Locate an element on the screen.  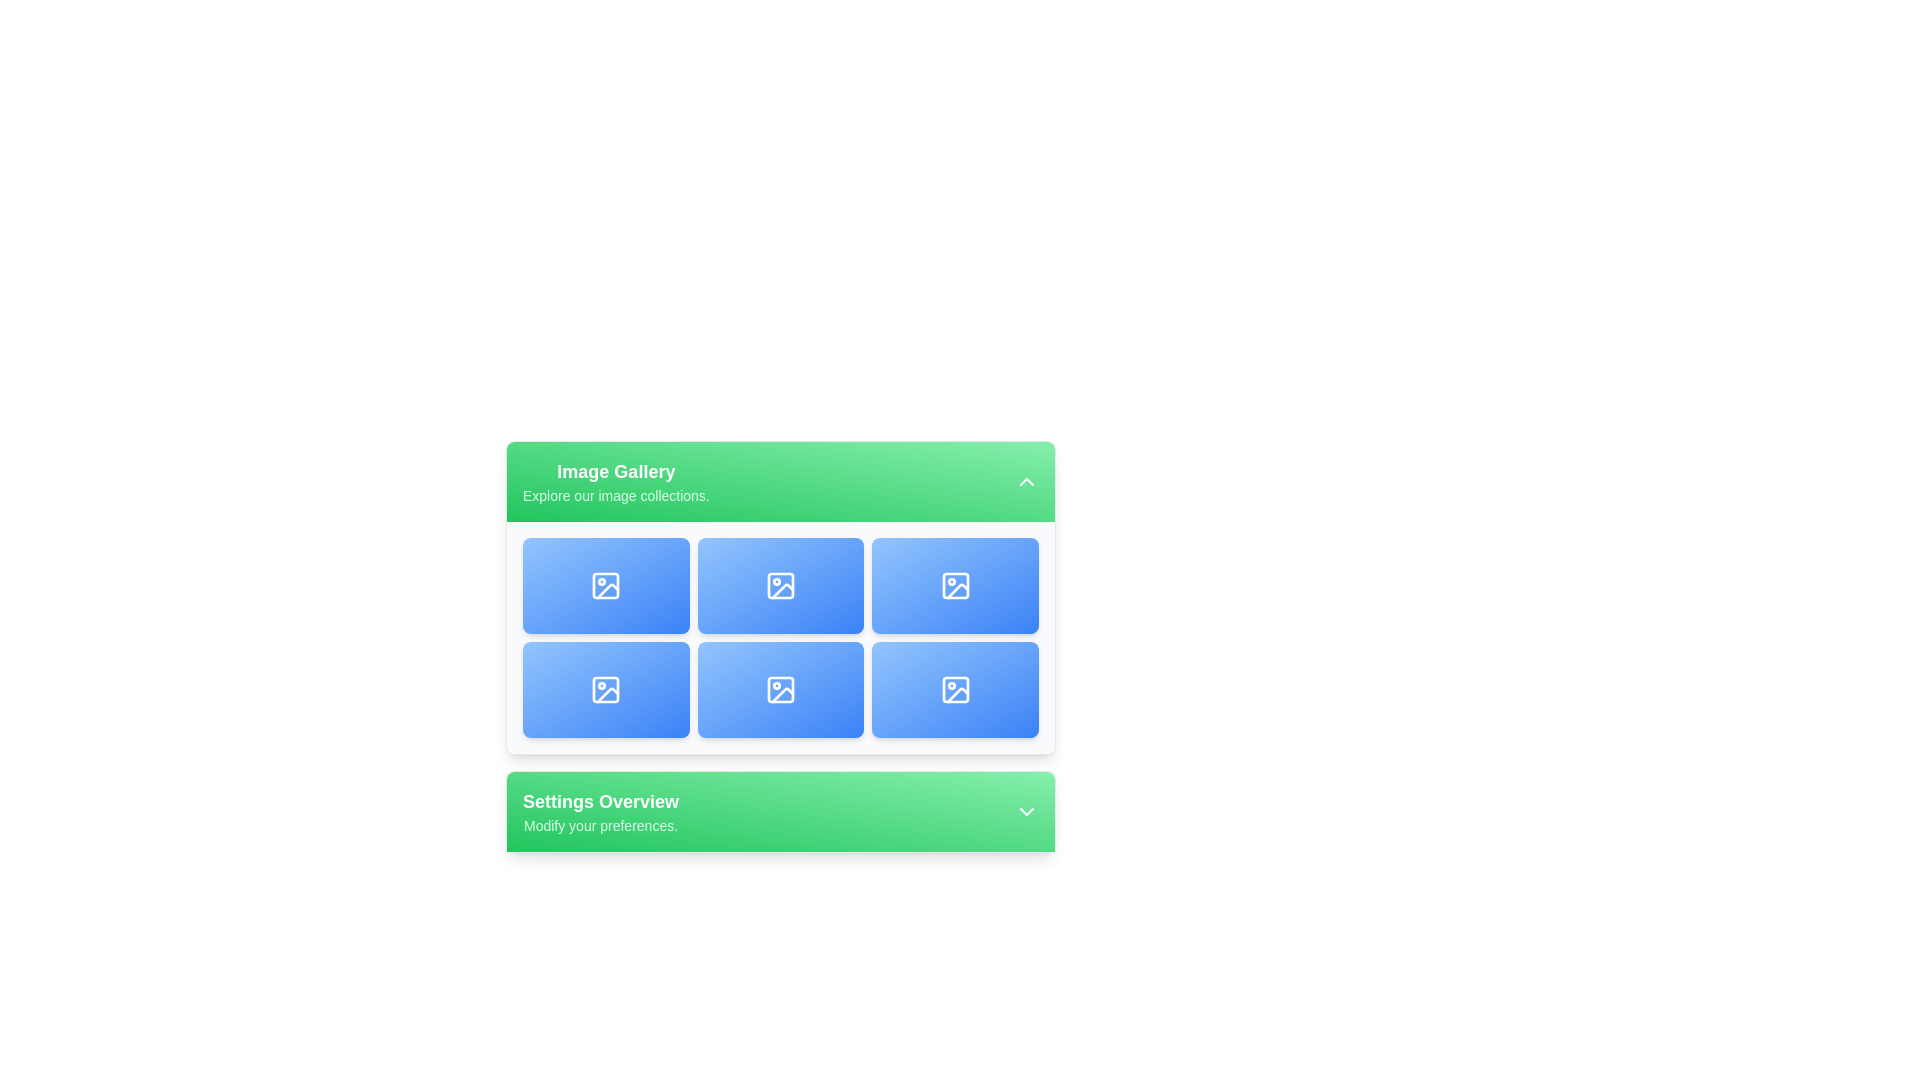
the small rectangular light blue icon with rounded corners located in the sixth item of a 2-row, 3-column gallery layout is located at coordinates (780, 689).